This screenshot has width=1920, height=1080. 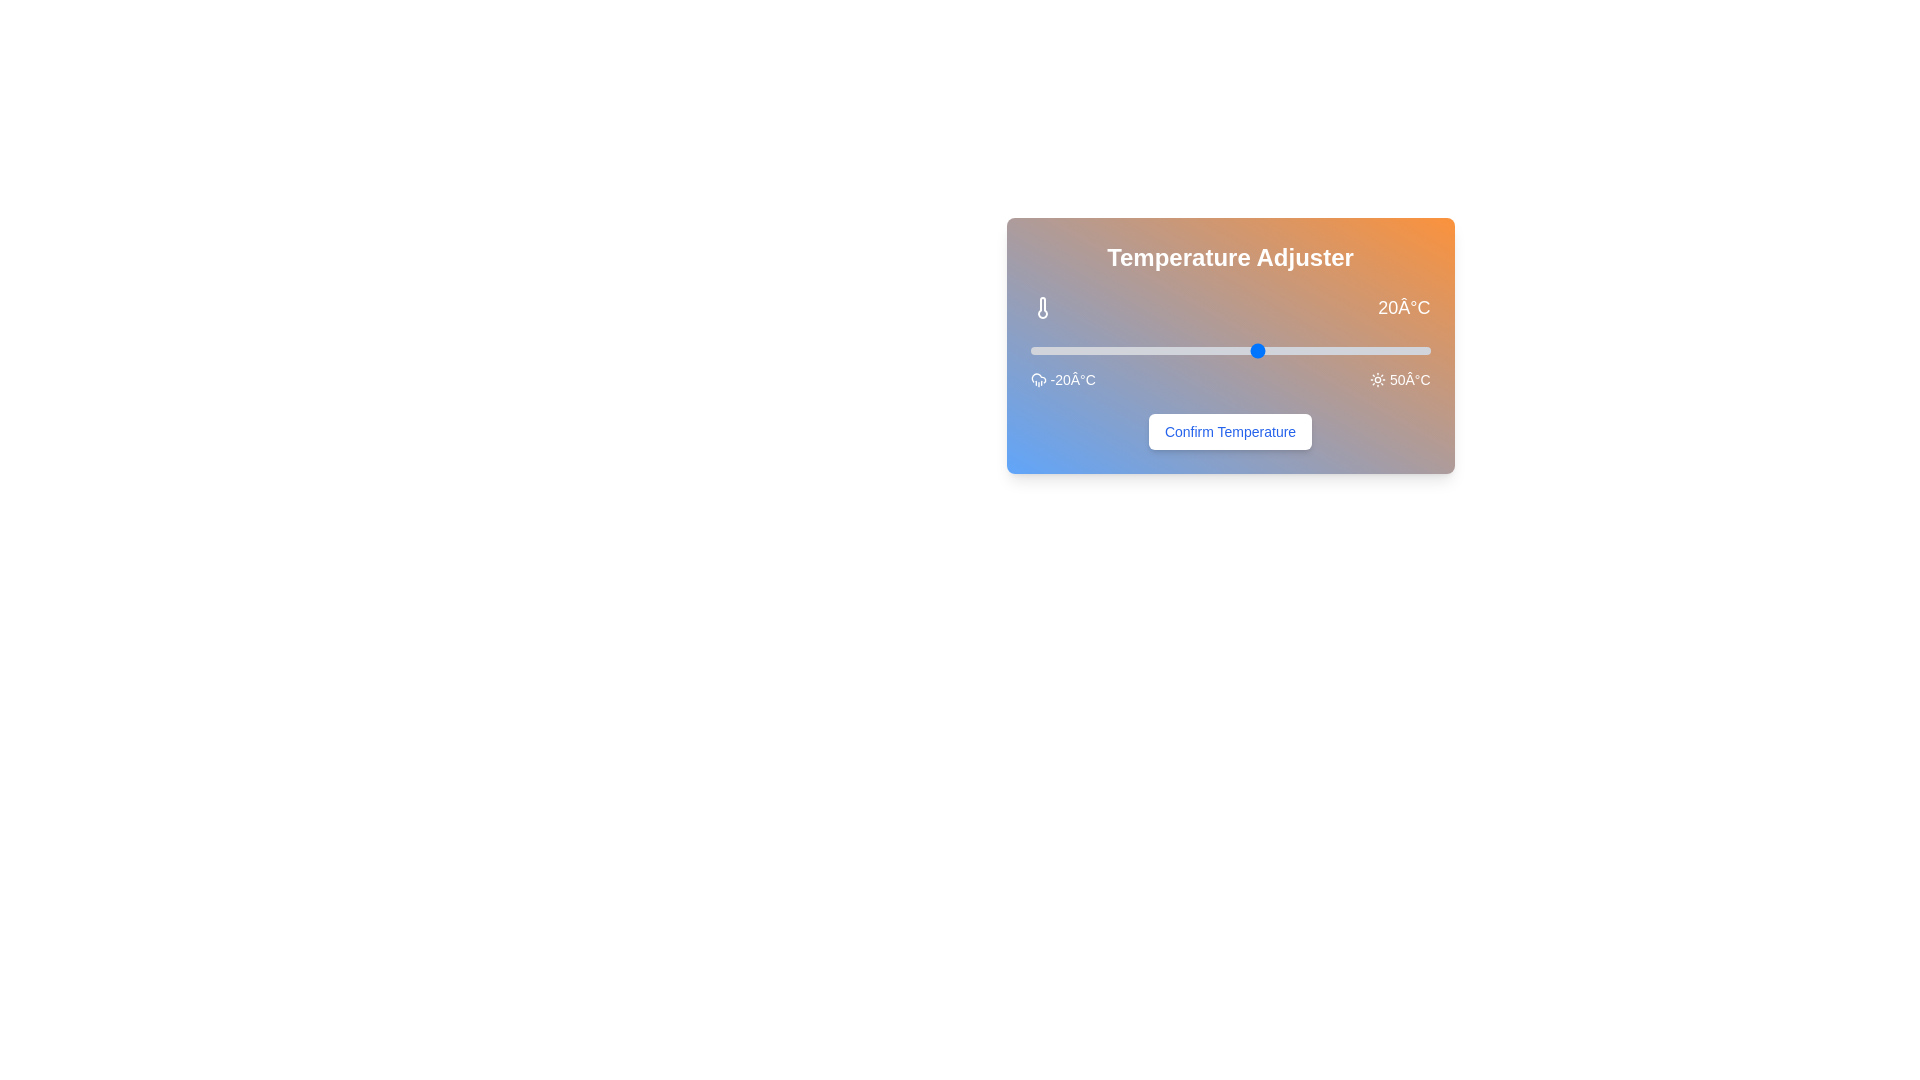 I want to click on the 'Confirm Temperature' button to confirm the selected temperature, so click(x=1229, y=431).